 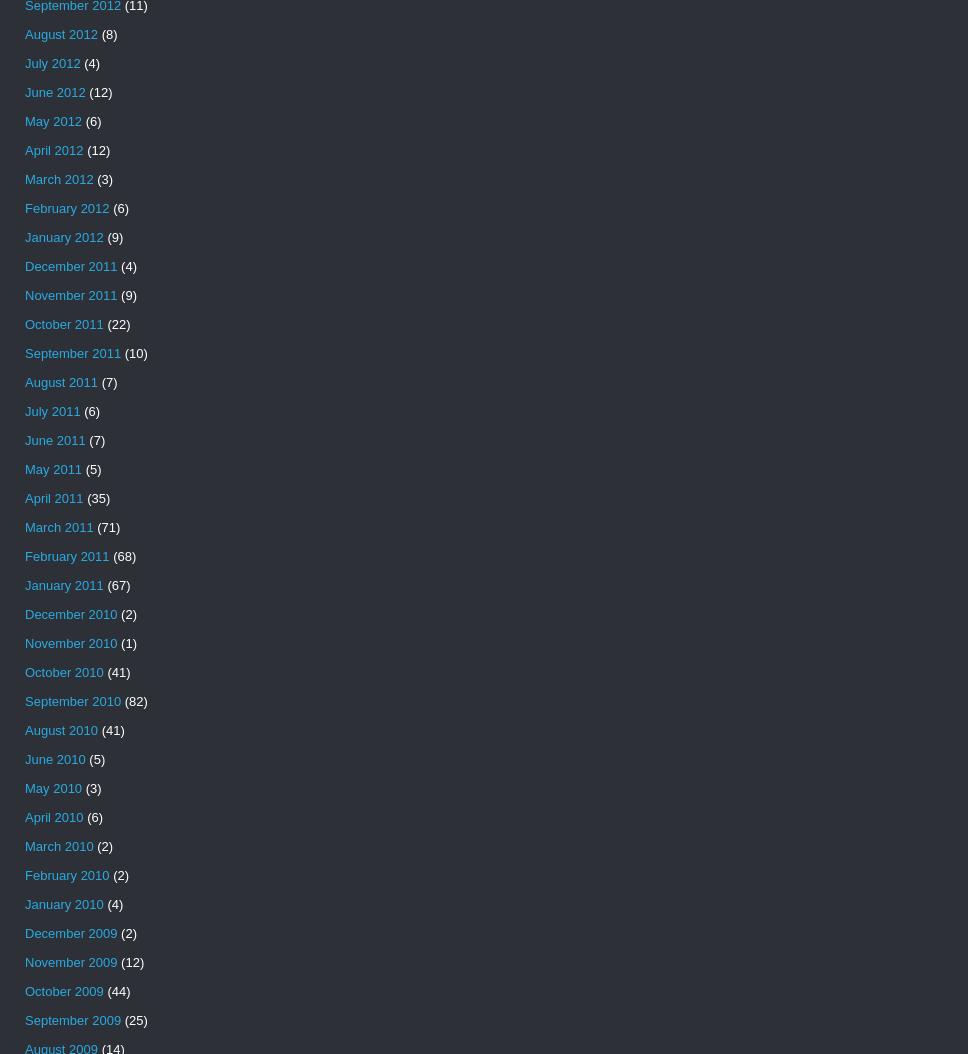 I want to click on 'August 2010', so click(x=60, y=729).